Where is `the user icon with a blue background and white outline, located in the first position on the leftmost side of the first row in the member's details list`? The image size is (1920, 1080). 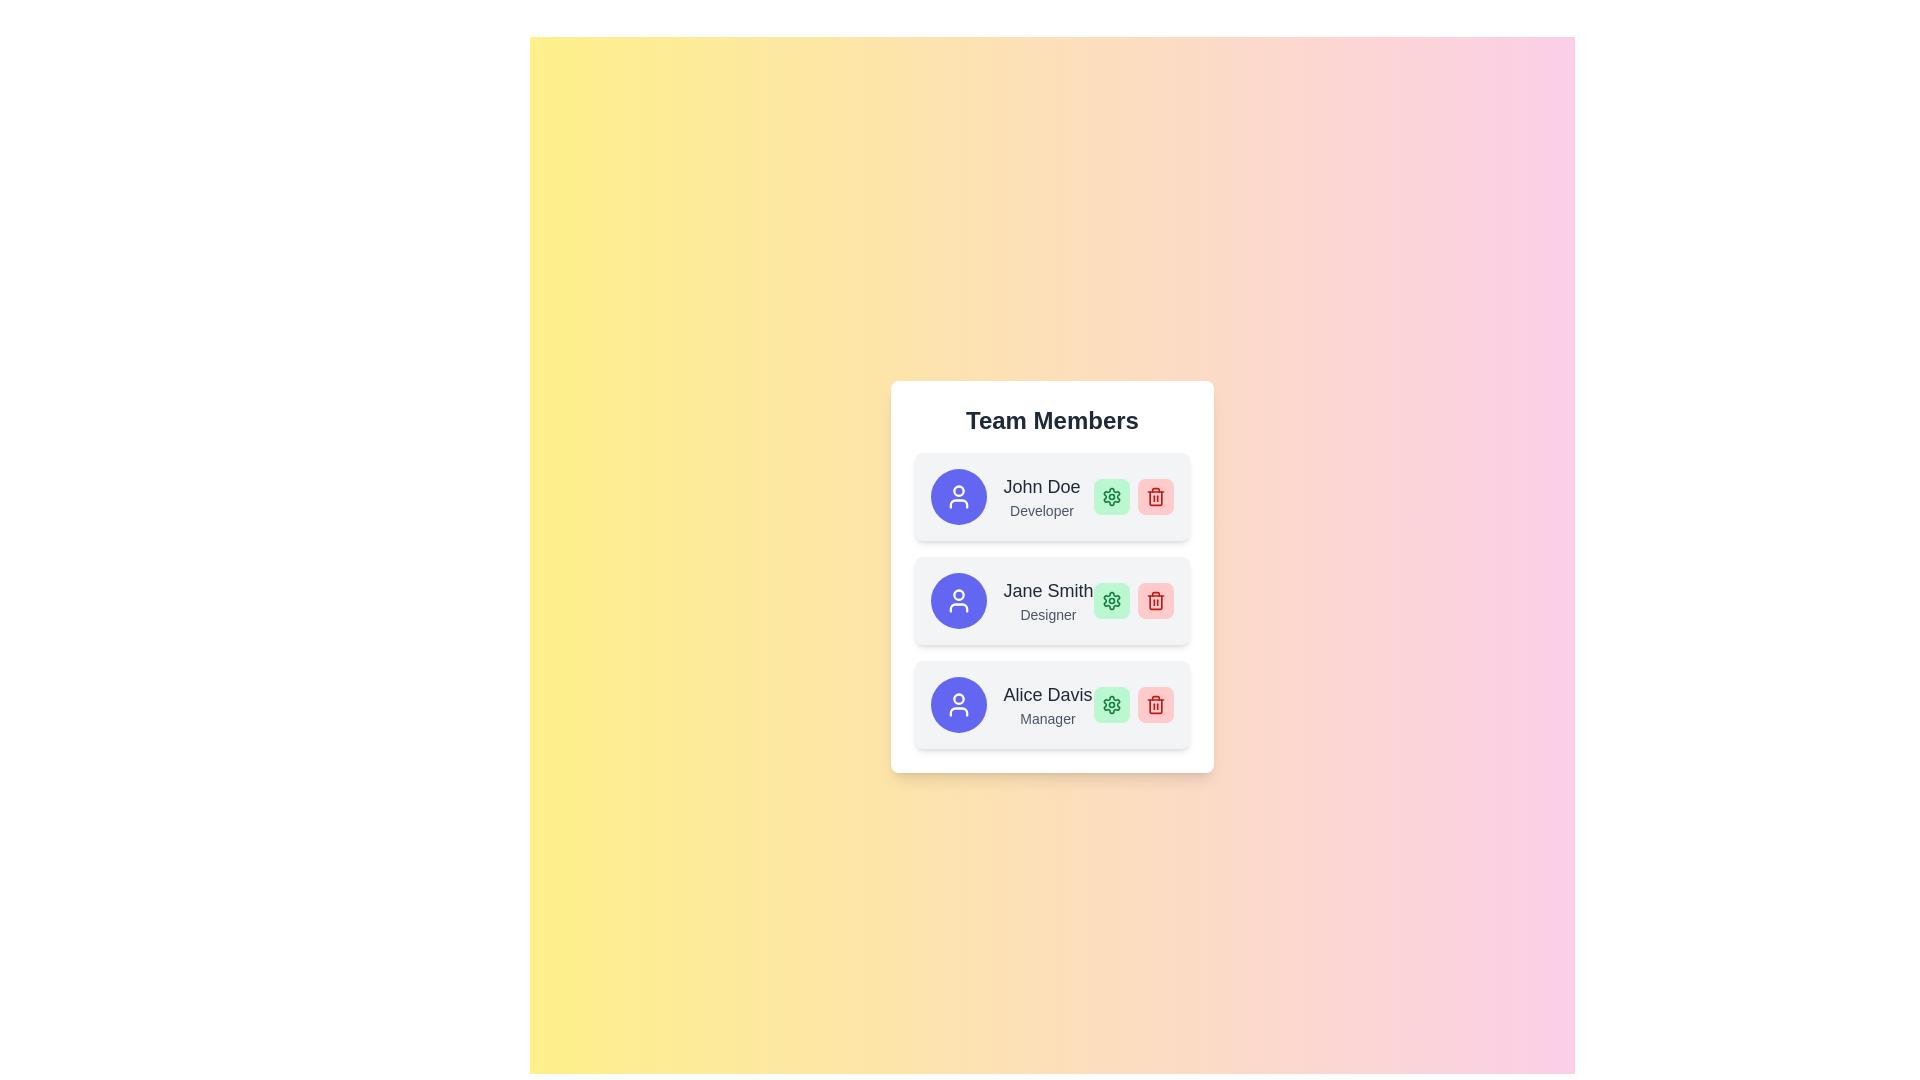 the user icon with a blue background and white outline, located in the first position on the leftmost side of the first row in the member's details list is located at coordinates (958, 496).